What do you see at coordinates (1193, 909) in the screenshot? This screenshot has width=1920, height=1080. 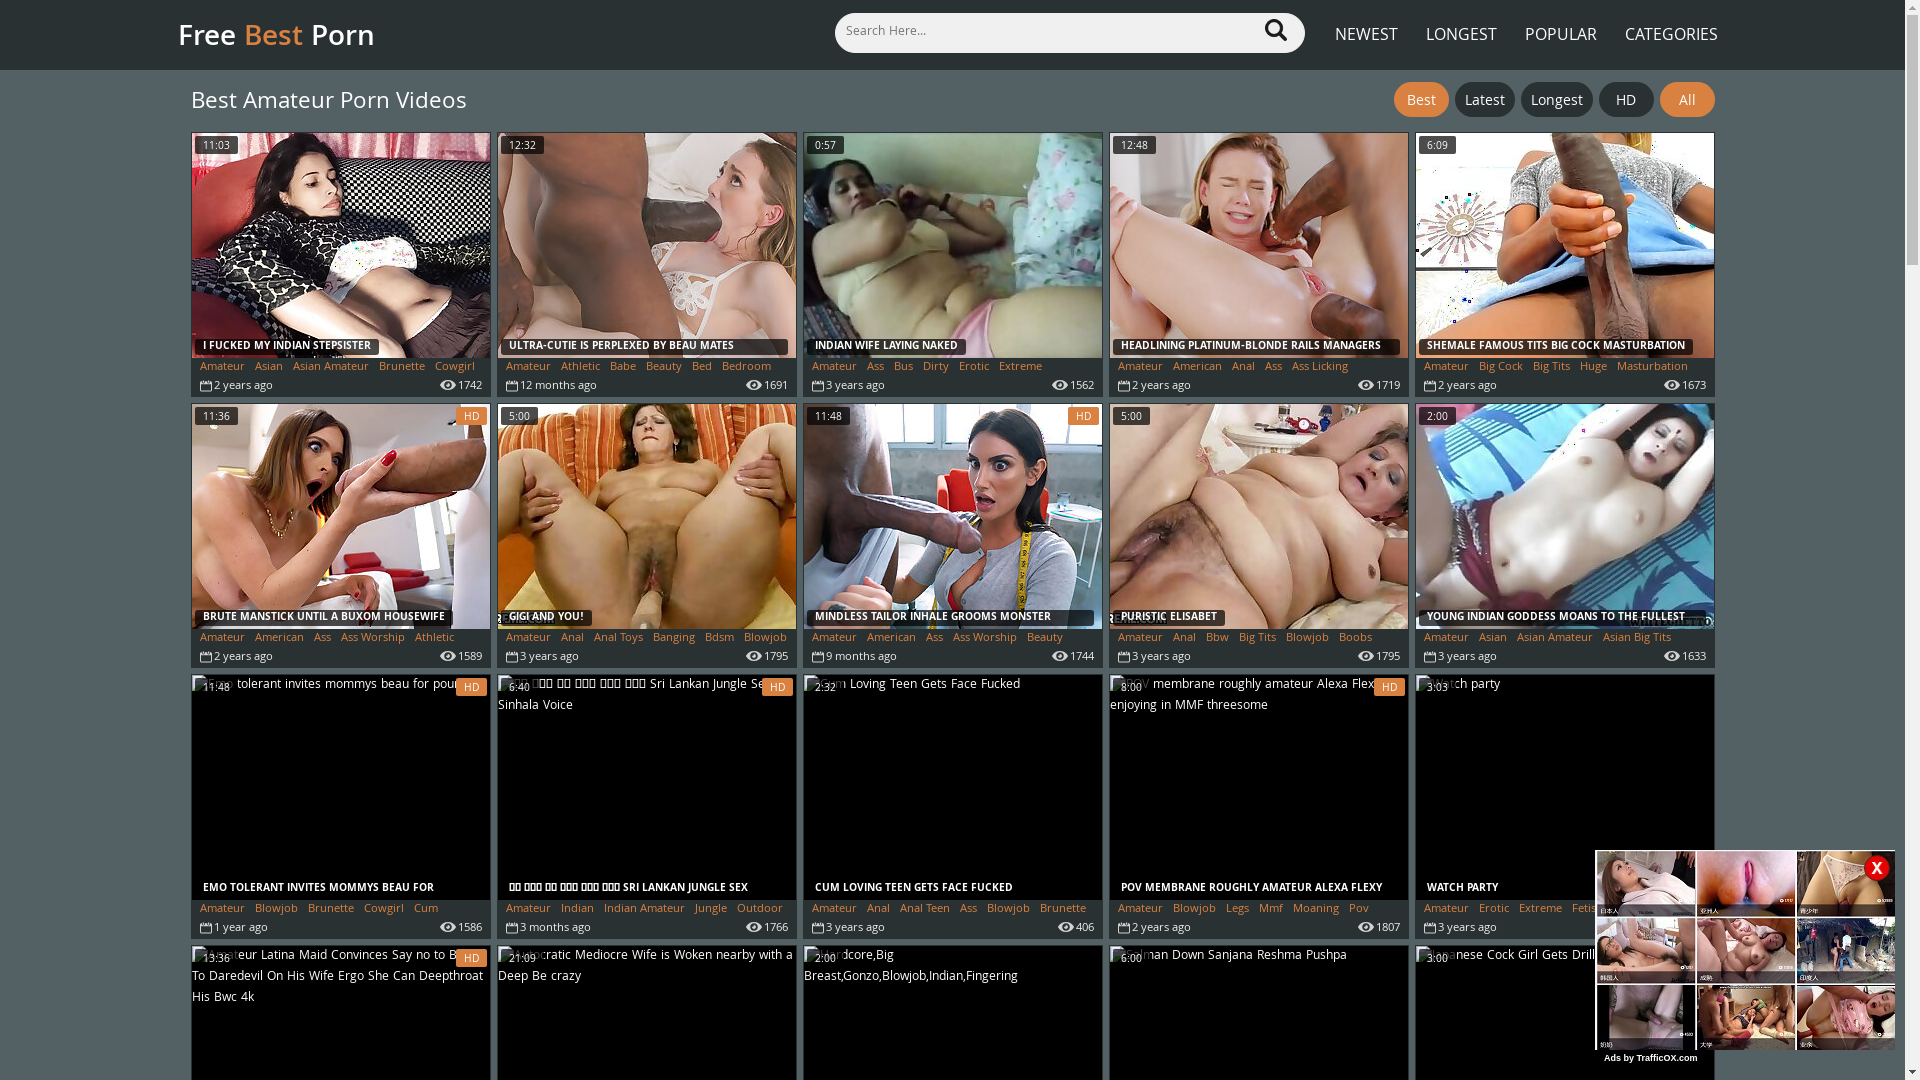 I see `'Blowjob'` at bounding box center [1193, 909].